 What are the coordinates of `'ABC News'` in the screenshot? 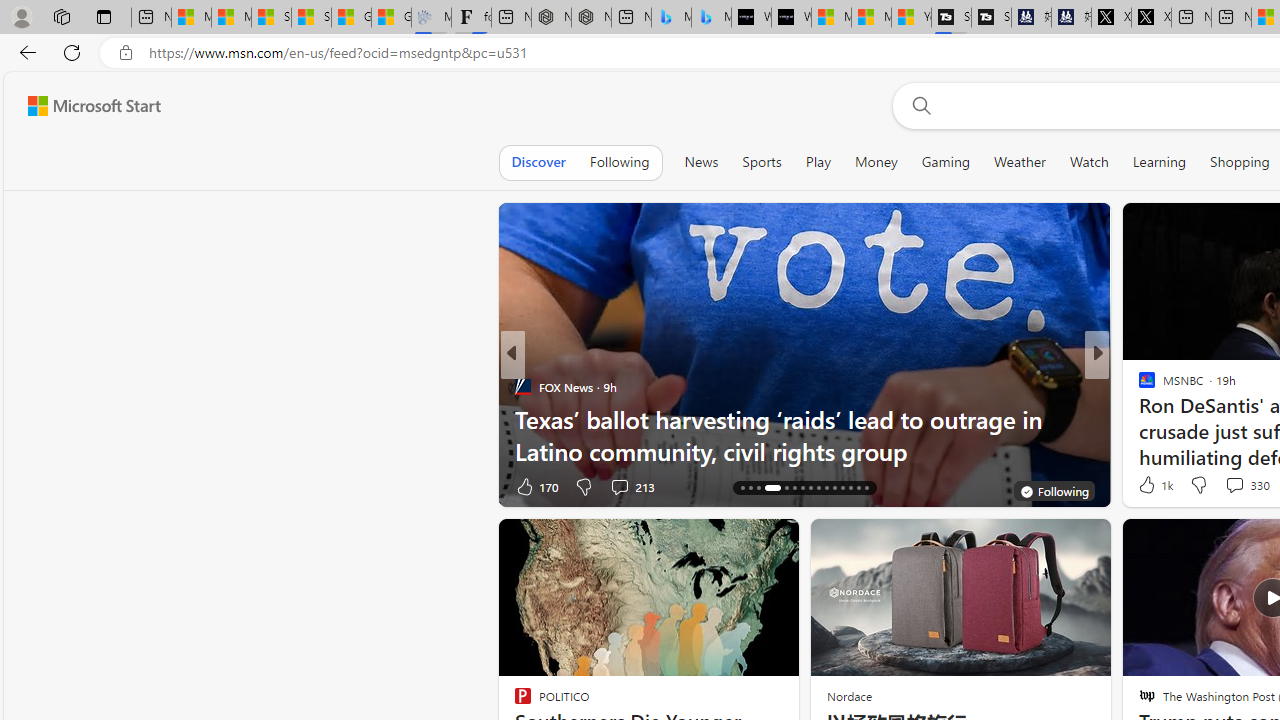 It's located at (1138, 387).